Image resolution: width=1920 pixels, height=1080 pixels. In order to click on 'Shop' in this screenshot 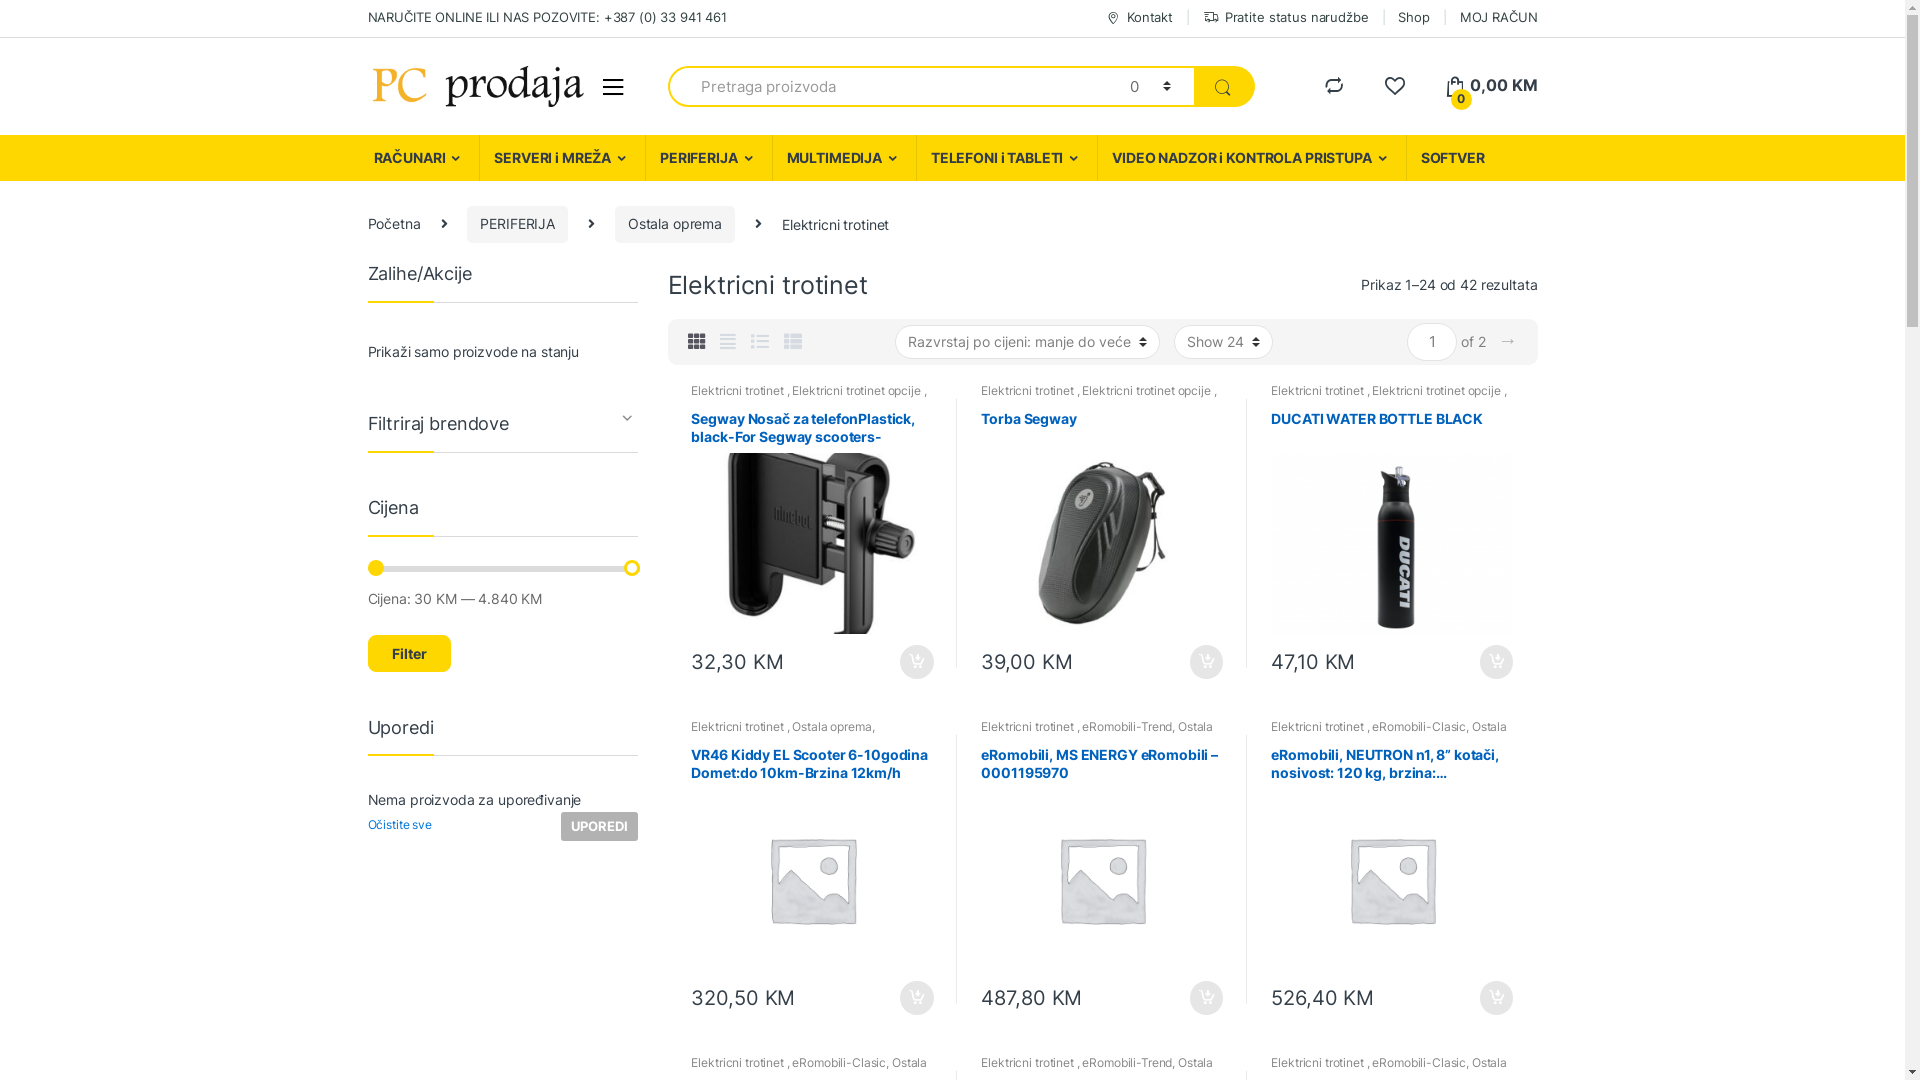, I will do `click(1412, 18)`.